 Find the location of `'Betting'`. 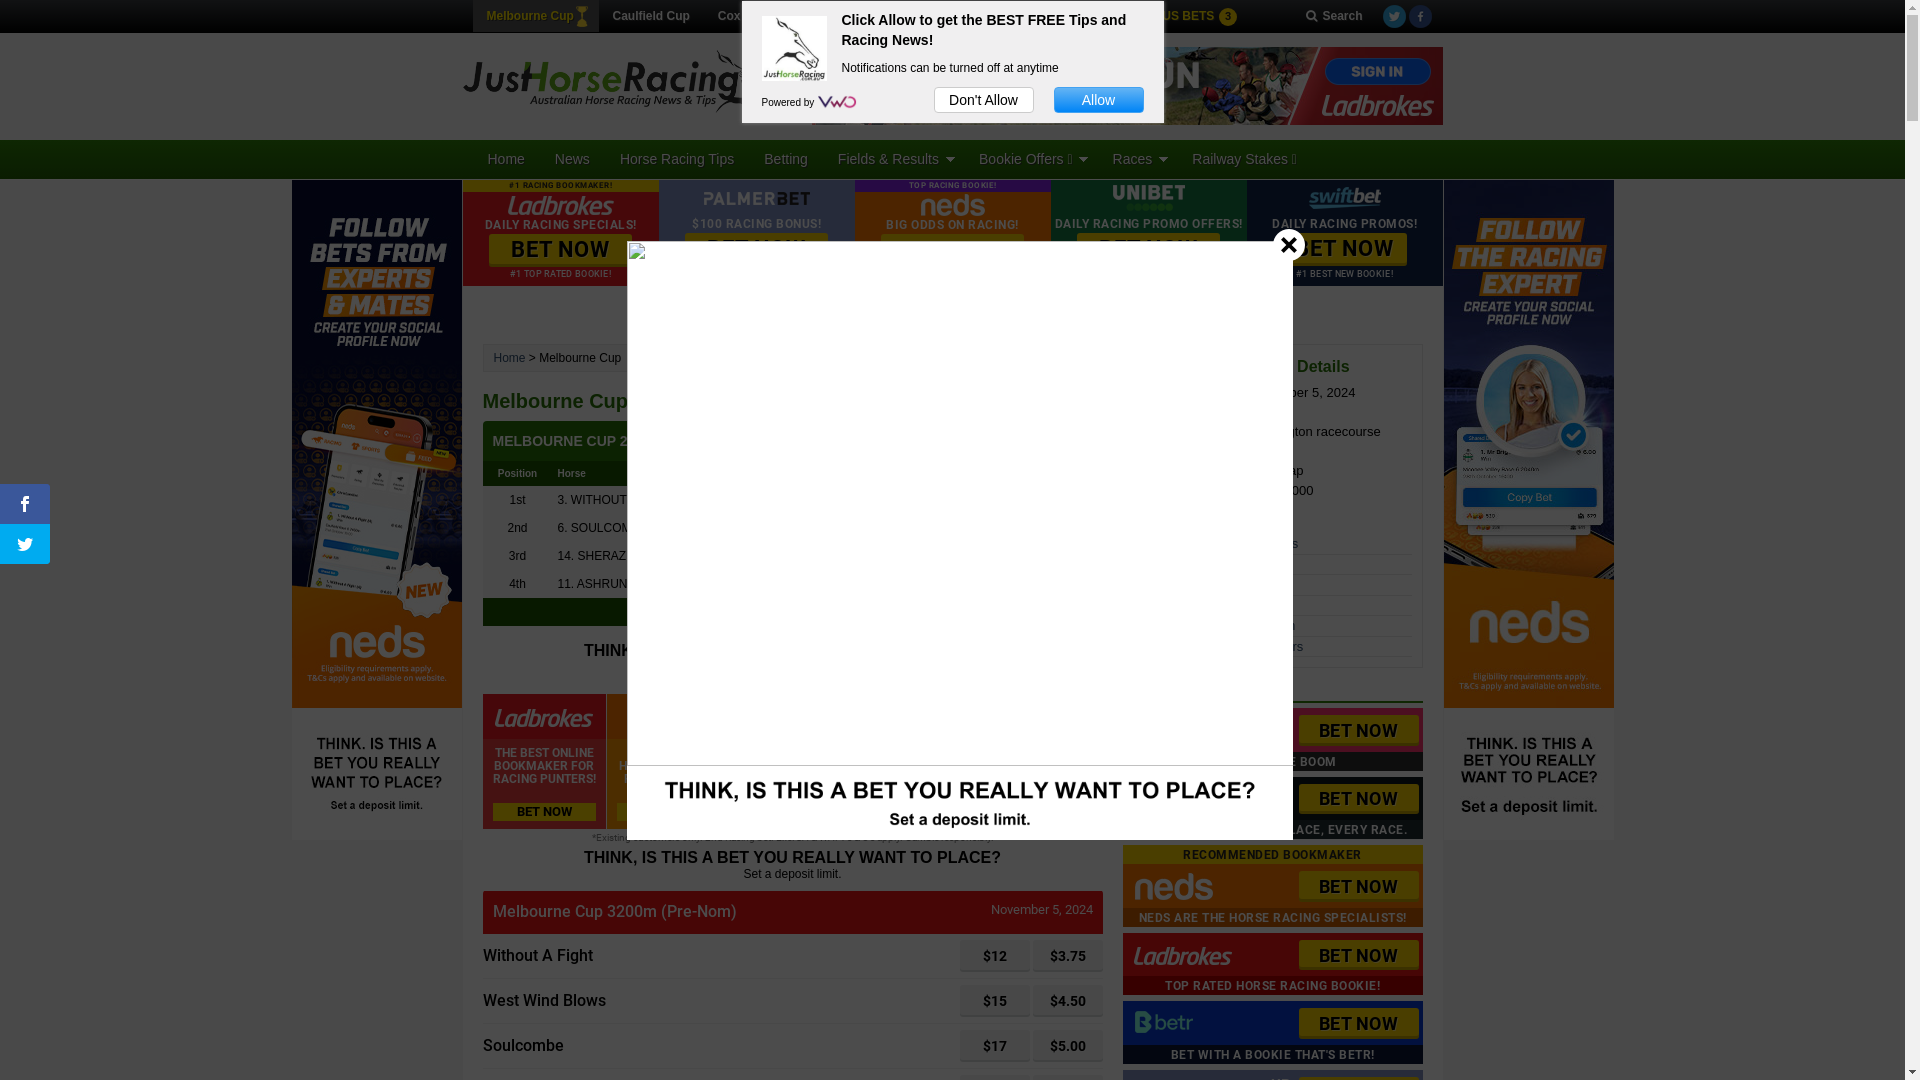

'Betting' is located at coordinates (785, 157).